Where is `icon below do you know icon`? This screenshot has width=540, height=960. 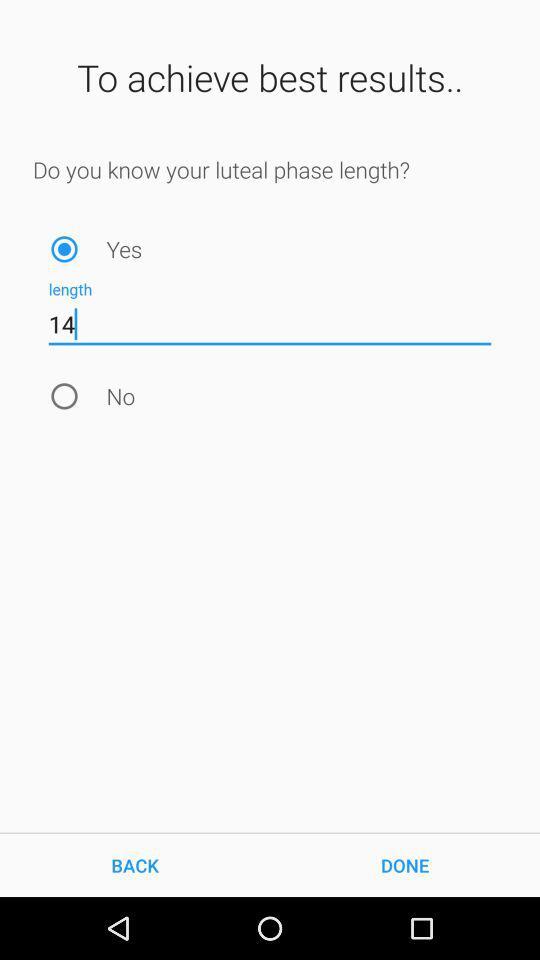 icon below do you know icon is located at coordinates (64, 248).